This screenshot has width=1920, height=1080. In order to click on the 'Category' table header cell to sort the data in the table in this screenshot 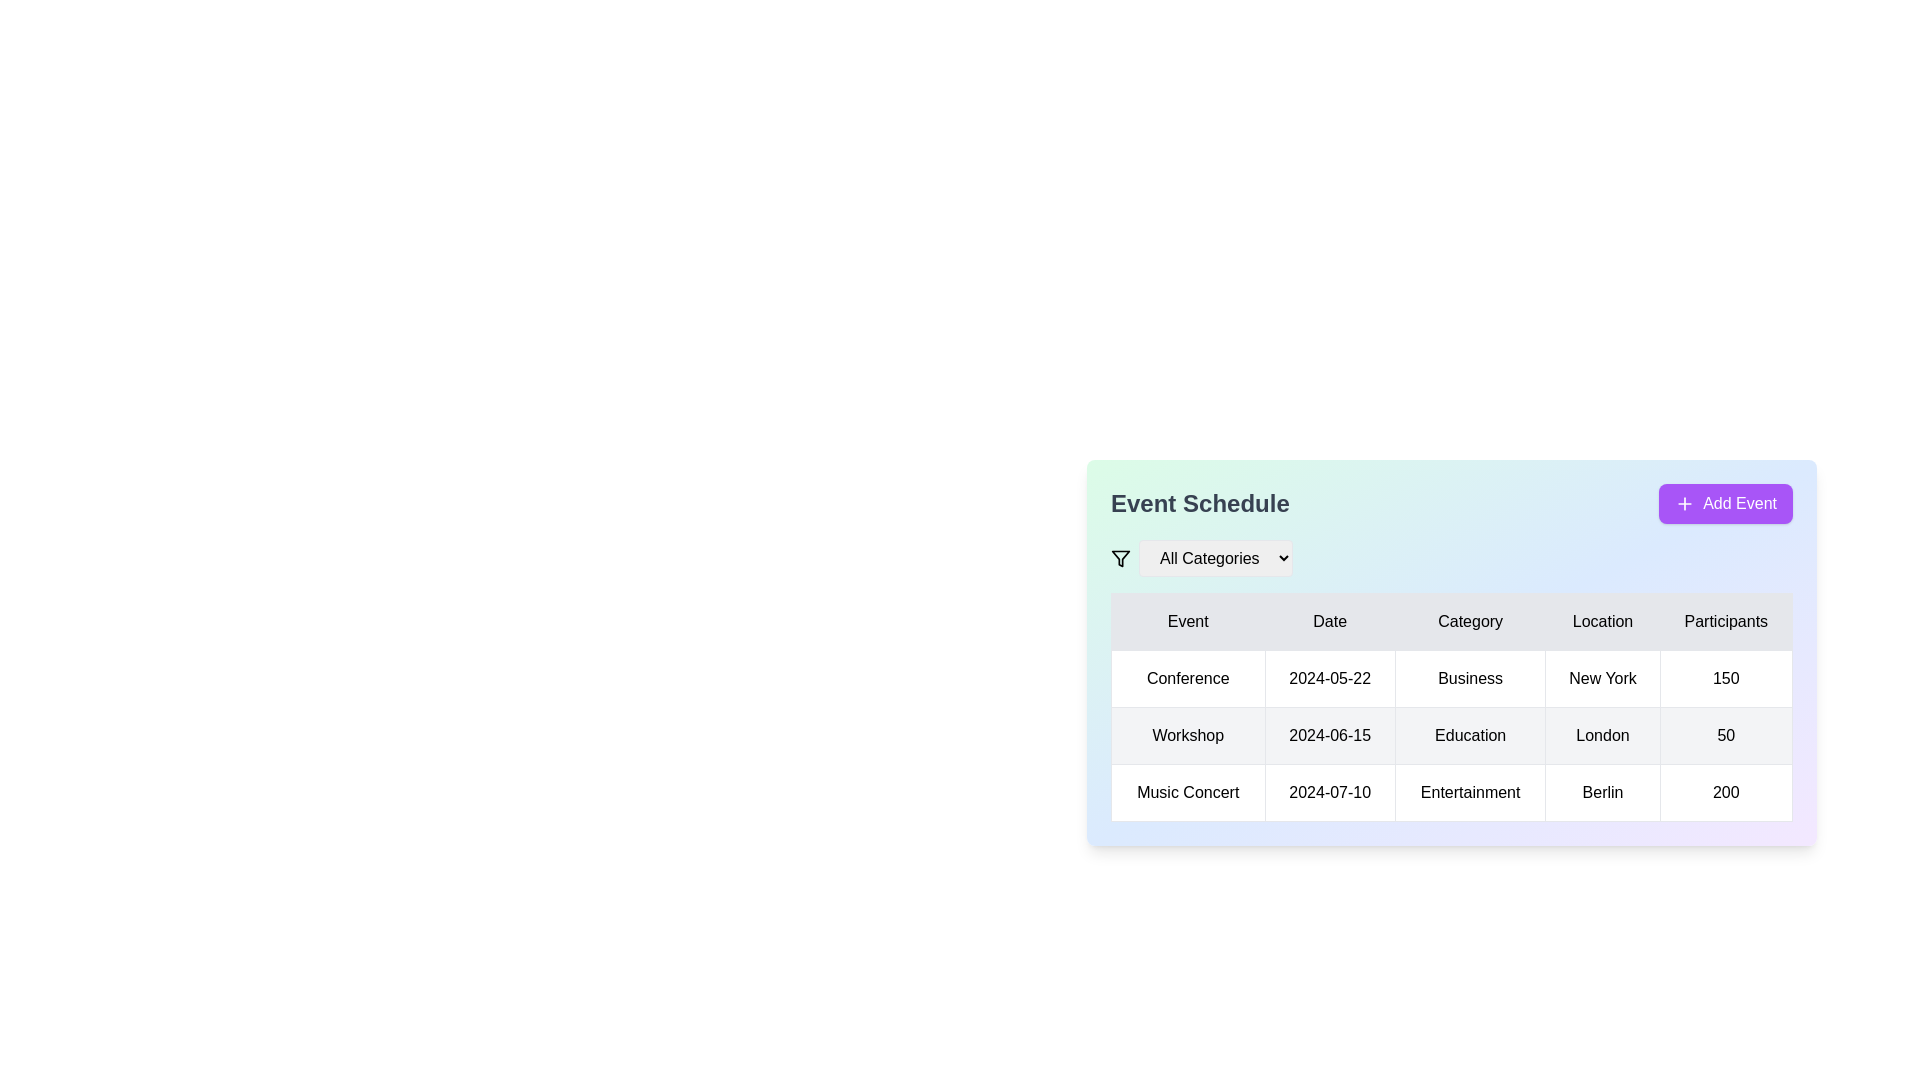, I will do `click(1451, 620)`.